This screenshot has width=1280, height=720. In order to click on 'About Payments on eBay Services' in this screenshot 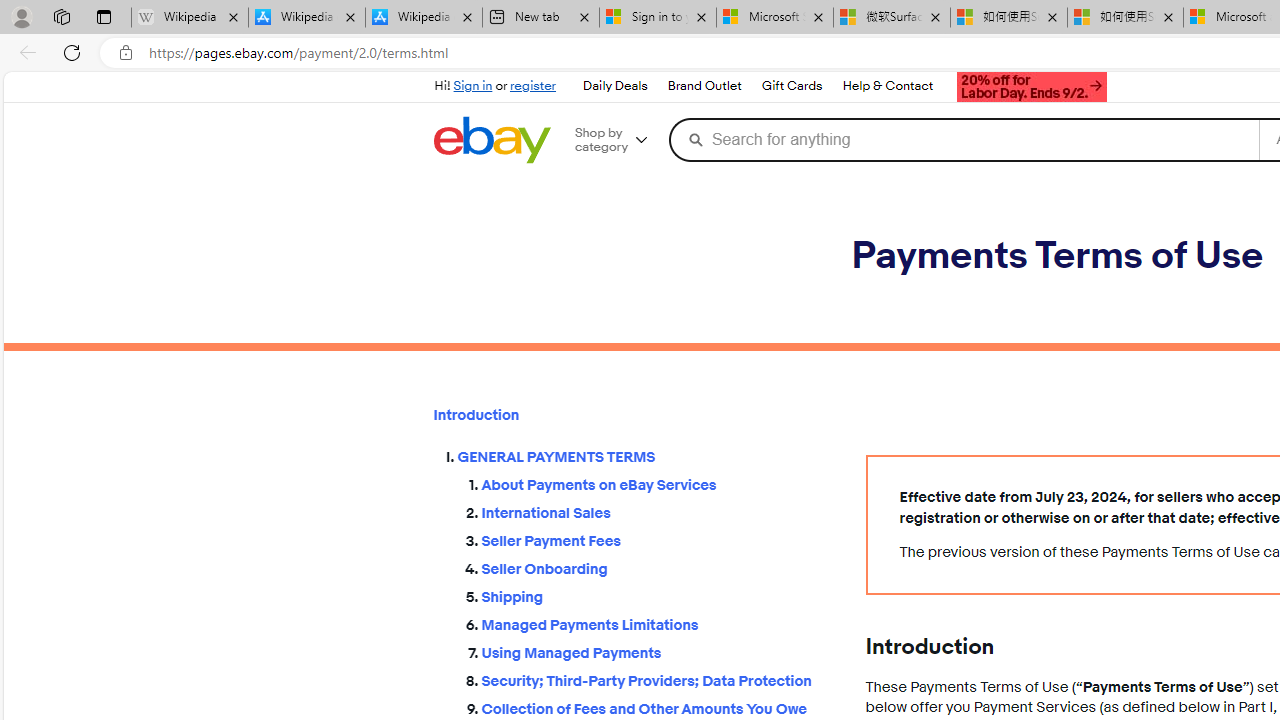, I will do `click(657, 481)`.